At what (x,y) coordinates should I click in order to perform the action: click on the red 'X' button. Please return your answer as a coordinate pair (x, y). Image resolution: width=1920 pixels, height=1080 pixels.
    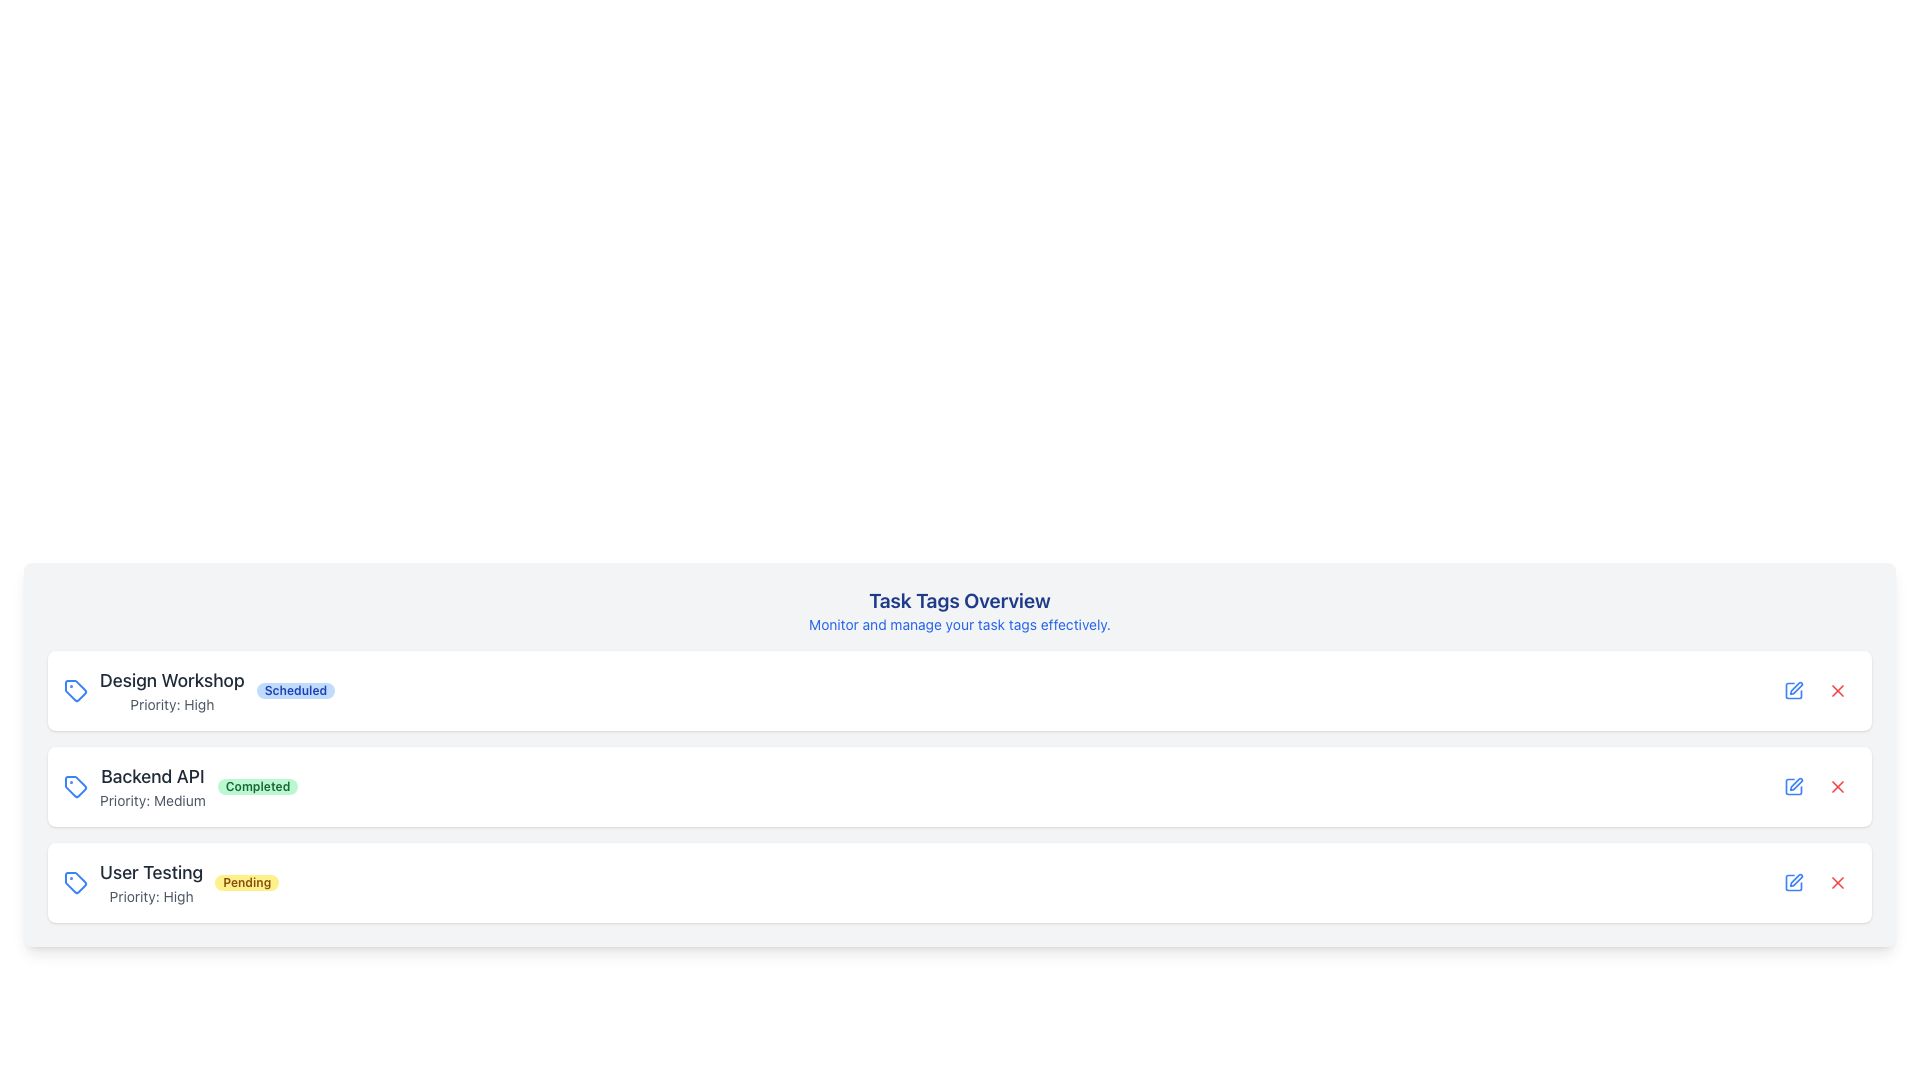
    Looking at the image, I should click on (1838, 689).